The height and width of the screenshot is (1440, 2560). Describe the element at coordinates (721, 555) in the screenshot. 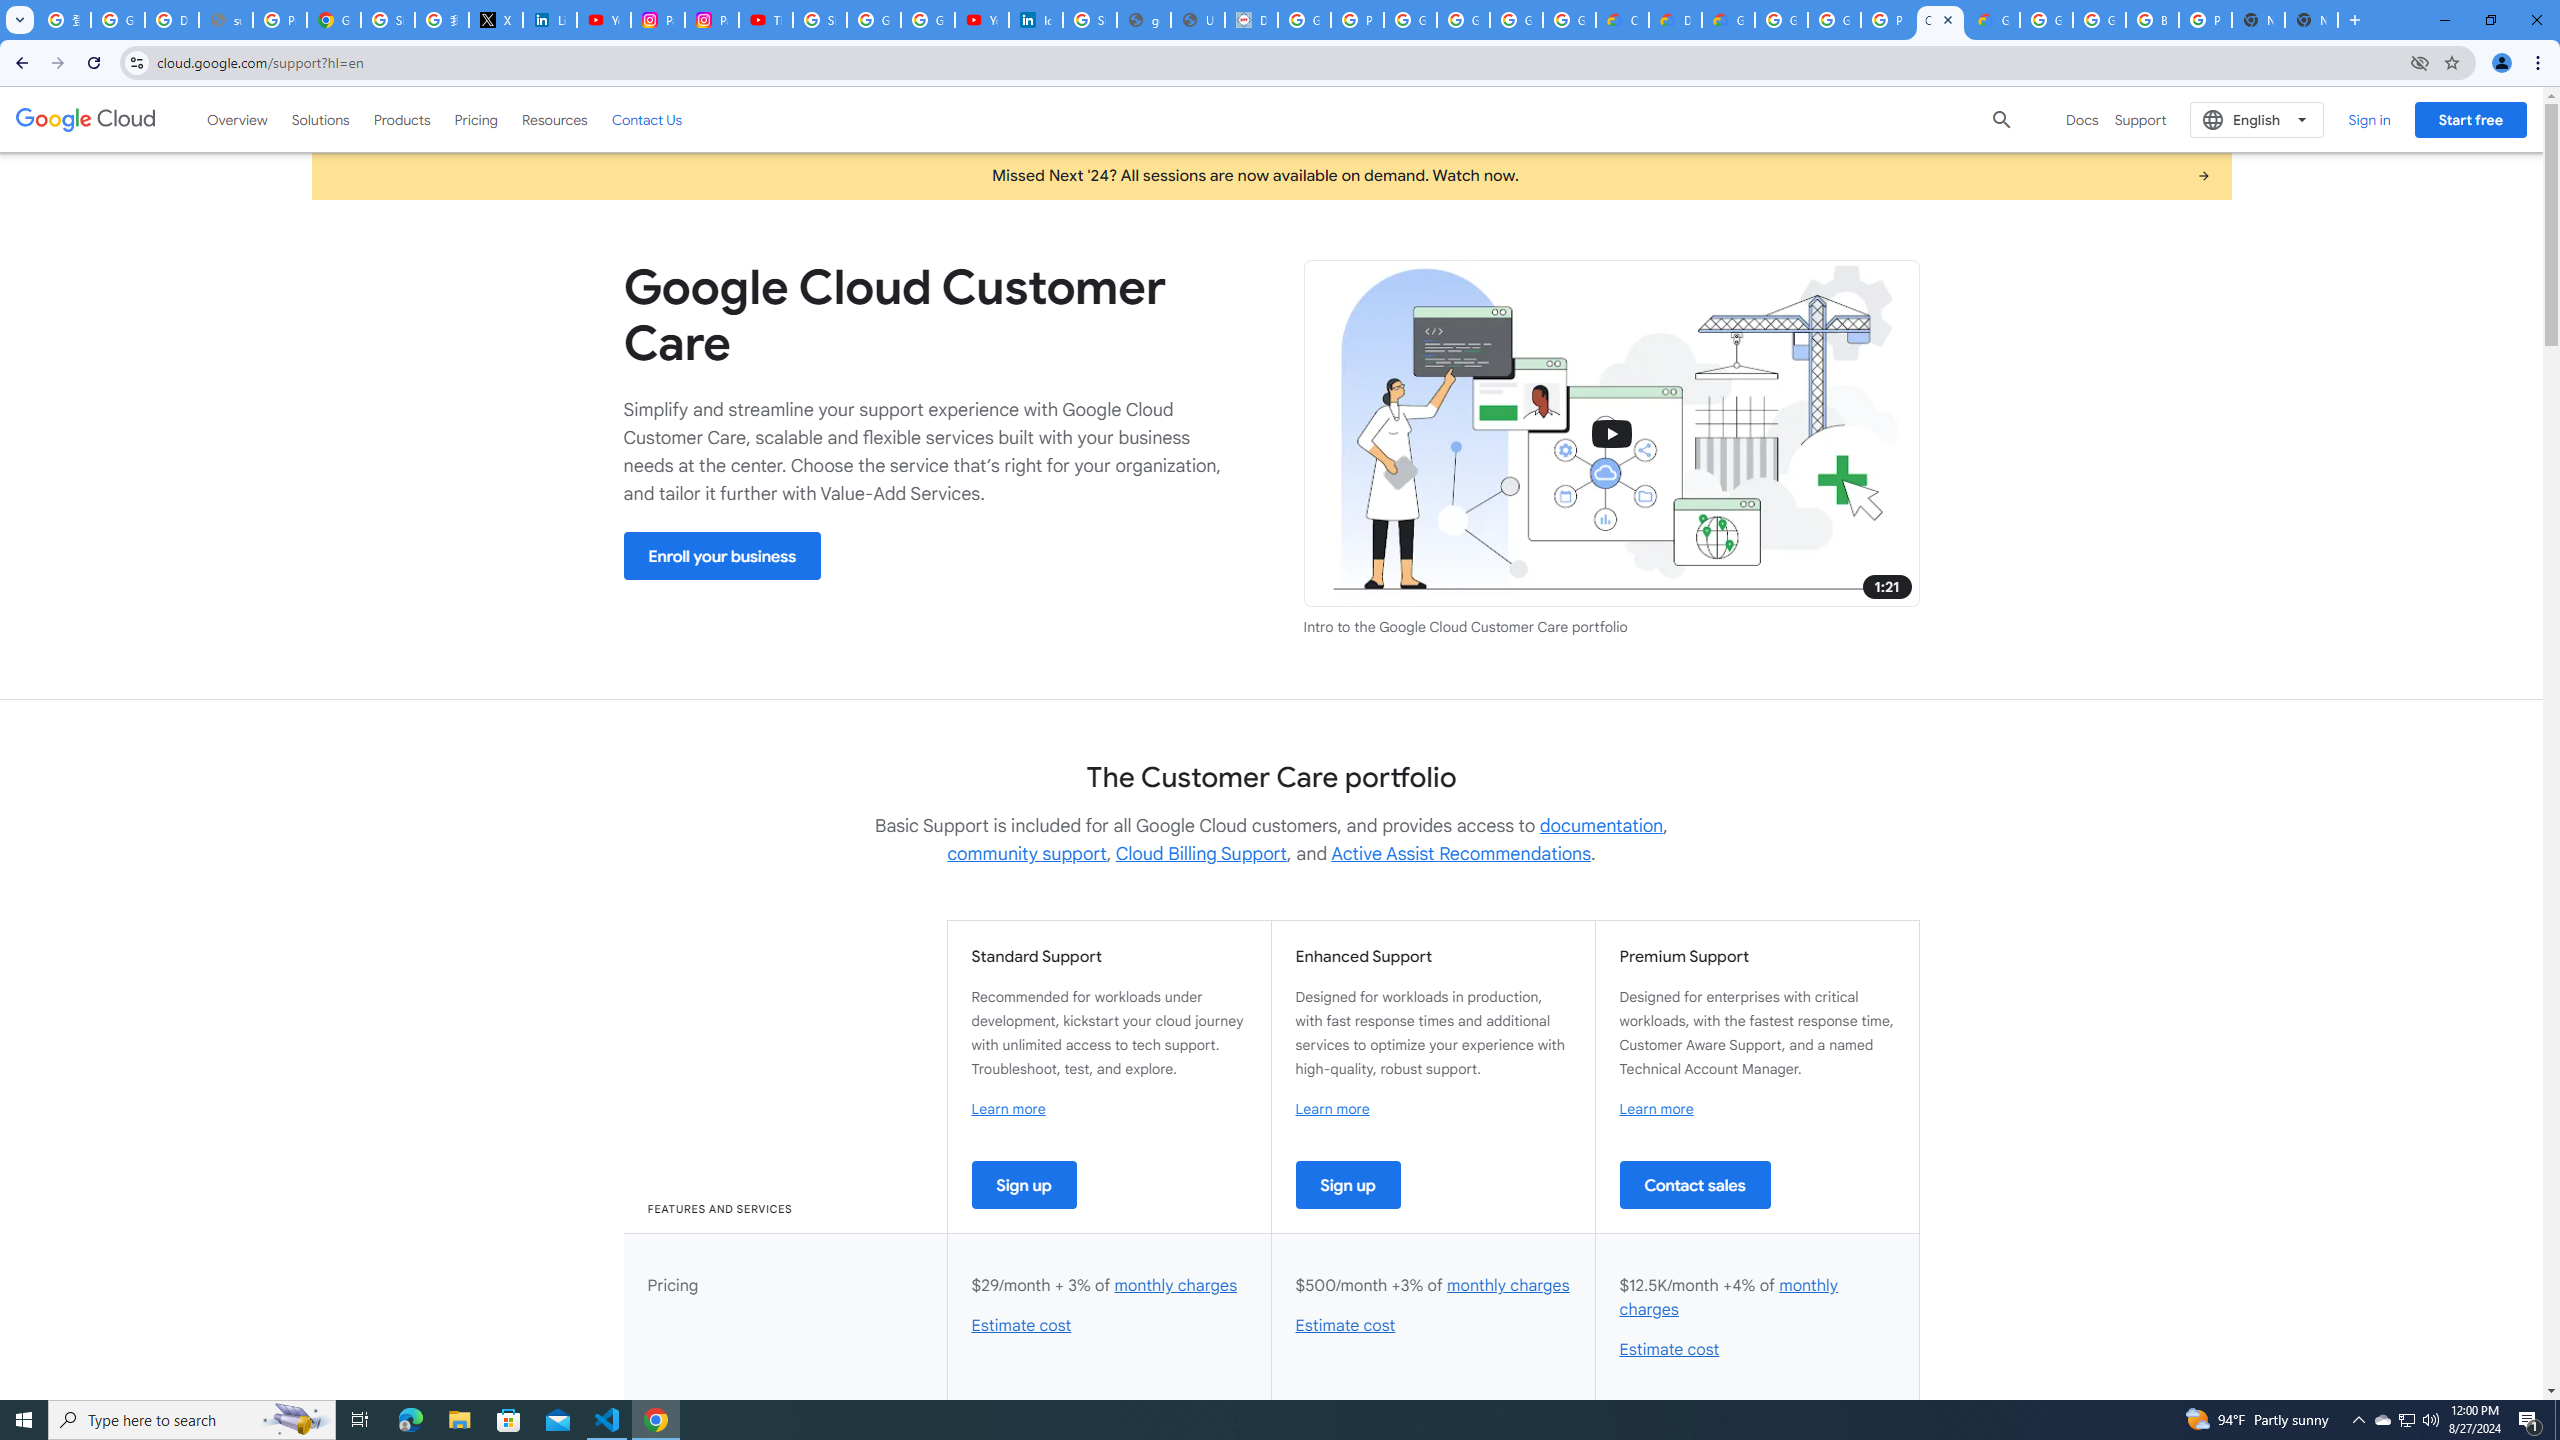

I see `'Enroll your business'` at that location.